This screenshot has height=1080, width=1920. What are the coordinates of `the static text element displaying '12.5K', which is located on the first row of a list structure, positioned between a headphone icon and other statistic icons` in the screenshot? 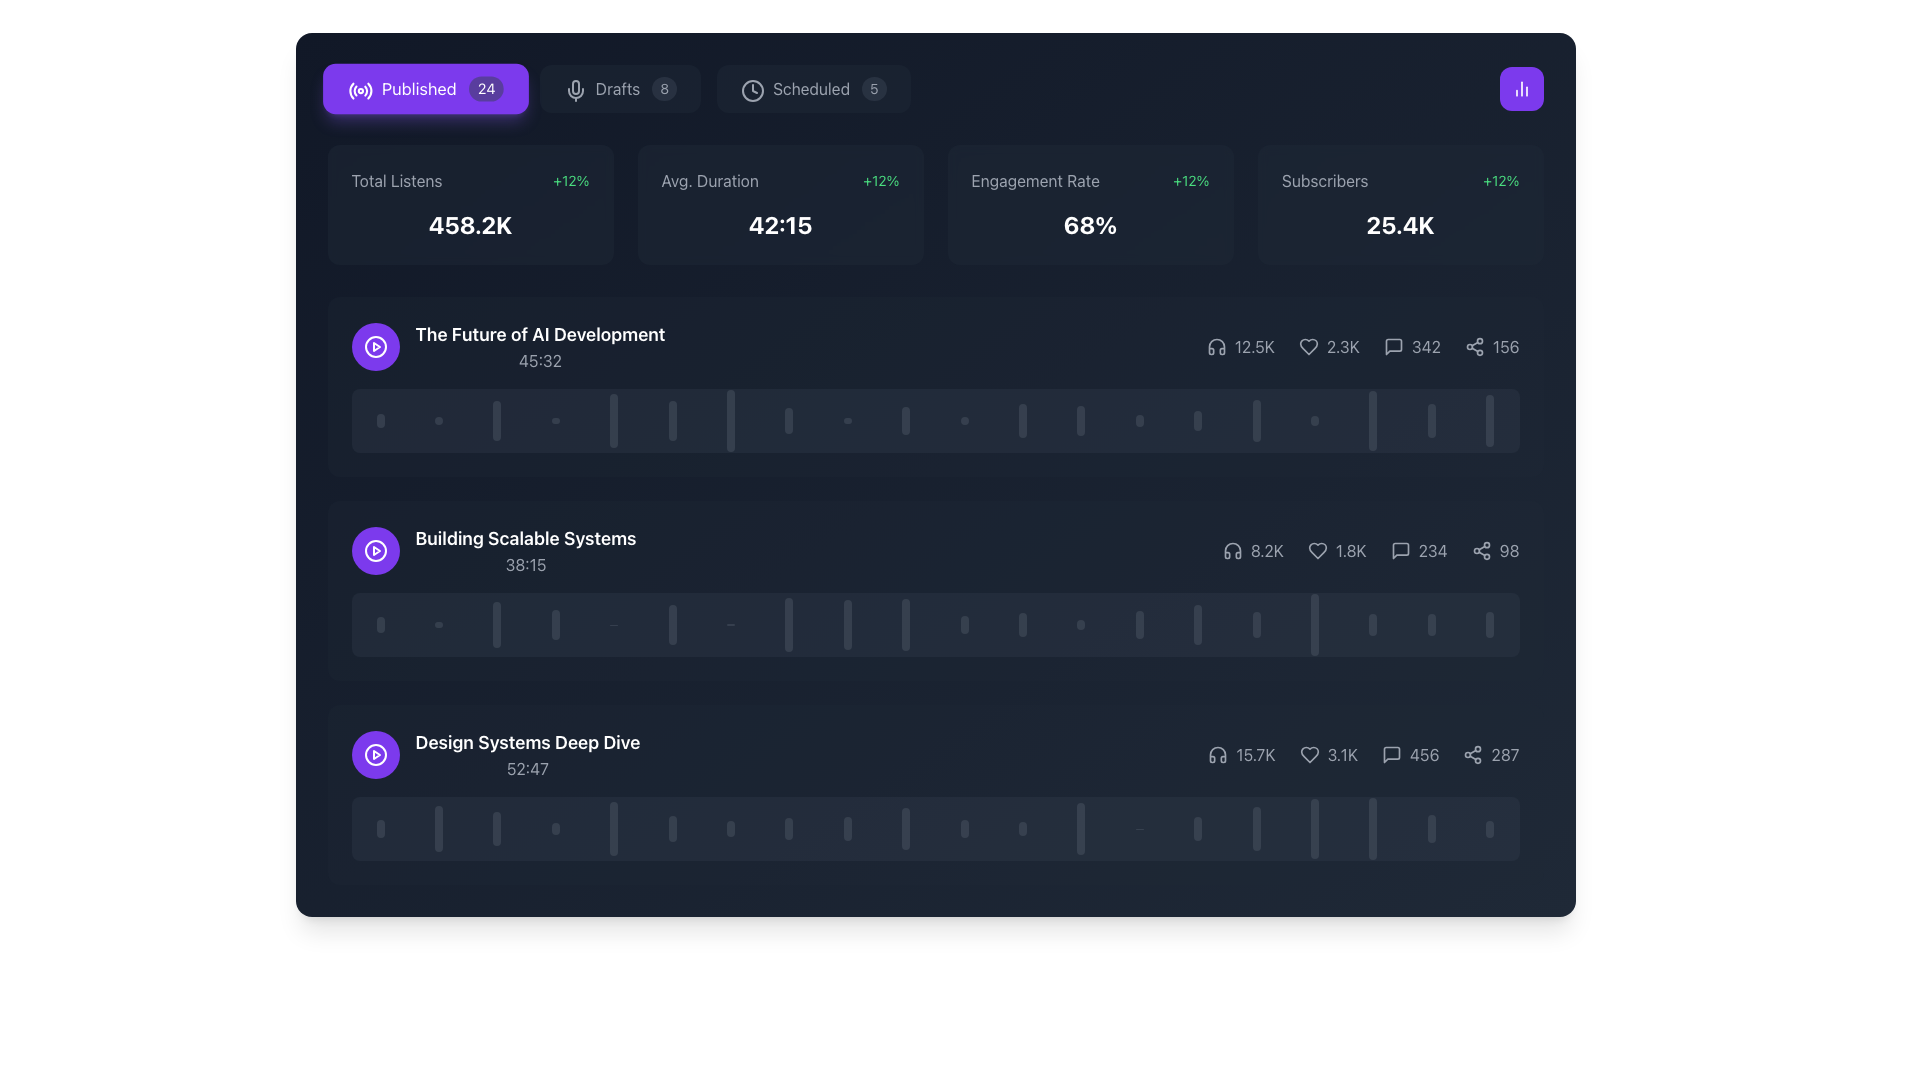 It's located at (1253, 346).